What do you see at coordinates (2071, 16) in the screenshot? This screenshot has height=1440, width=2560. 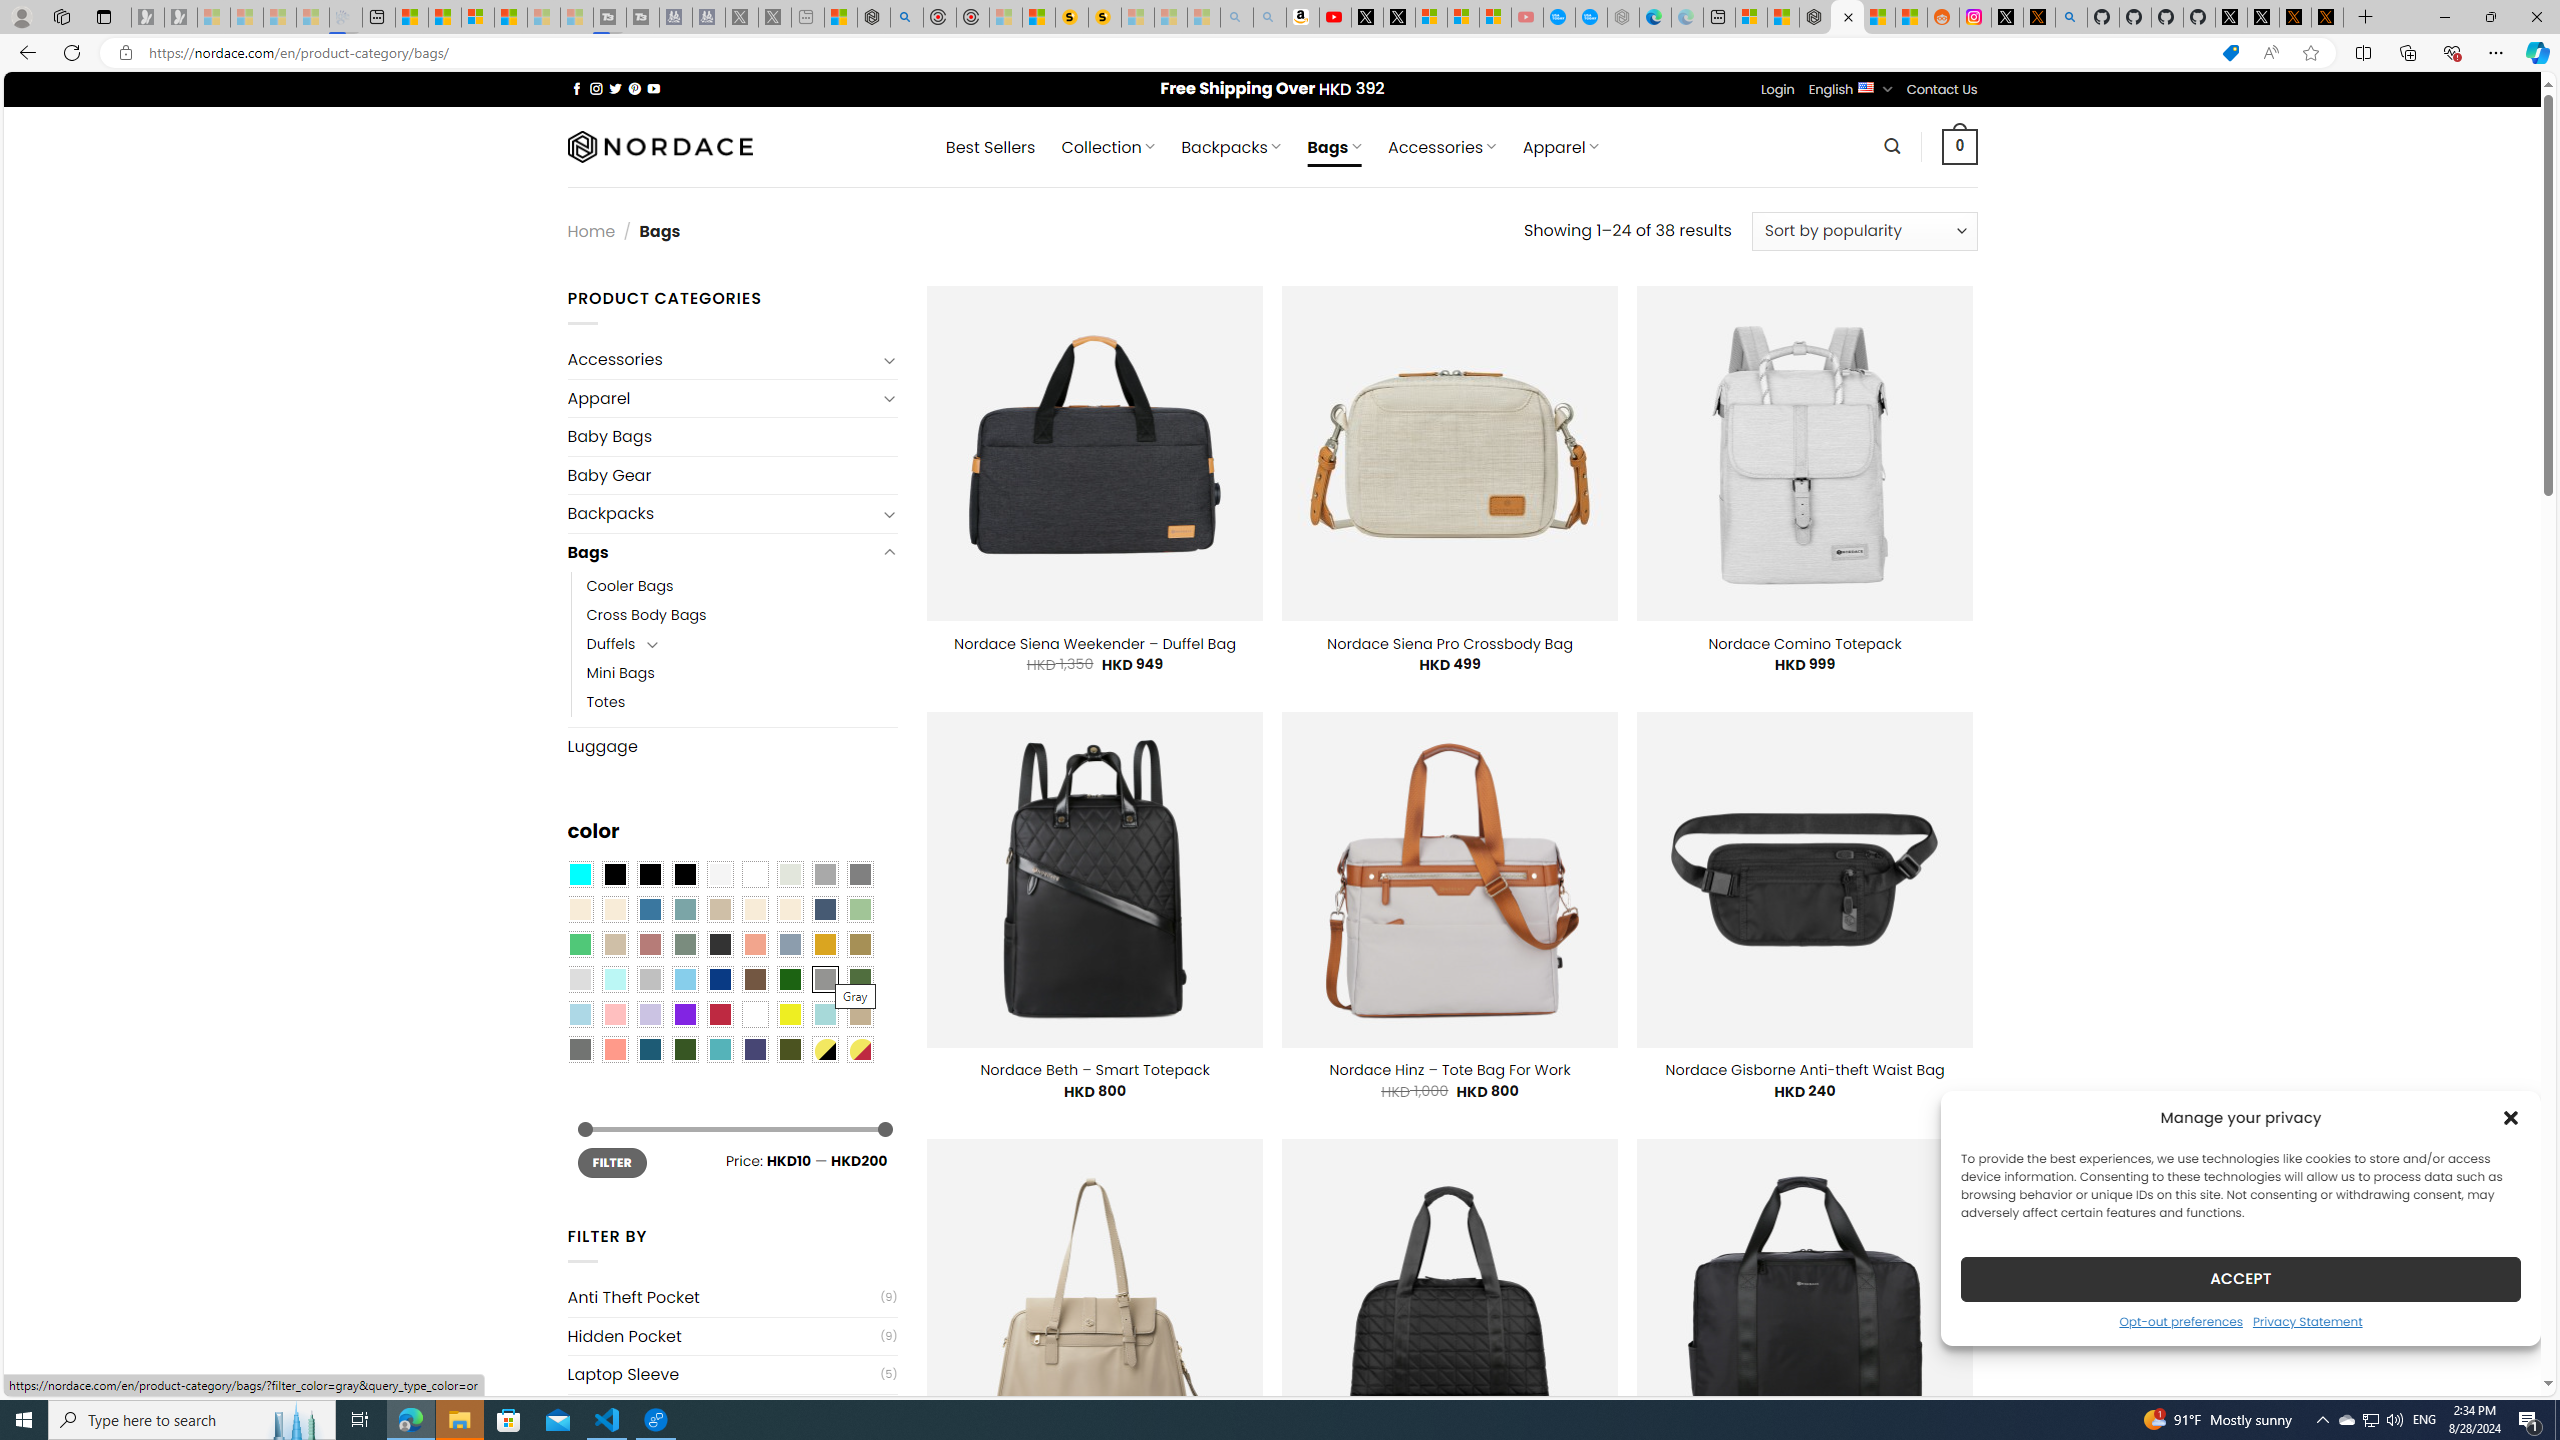 I see `'github - Search'` at bounding box center [2071, 16].